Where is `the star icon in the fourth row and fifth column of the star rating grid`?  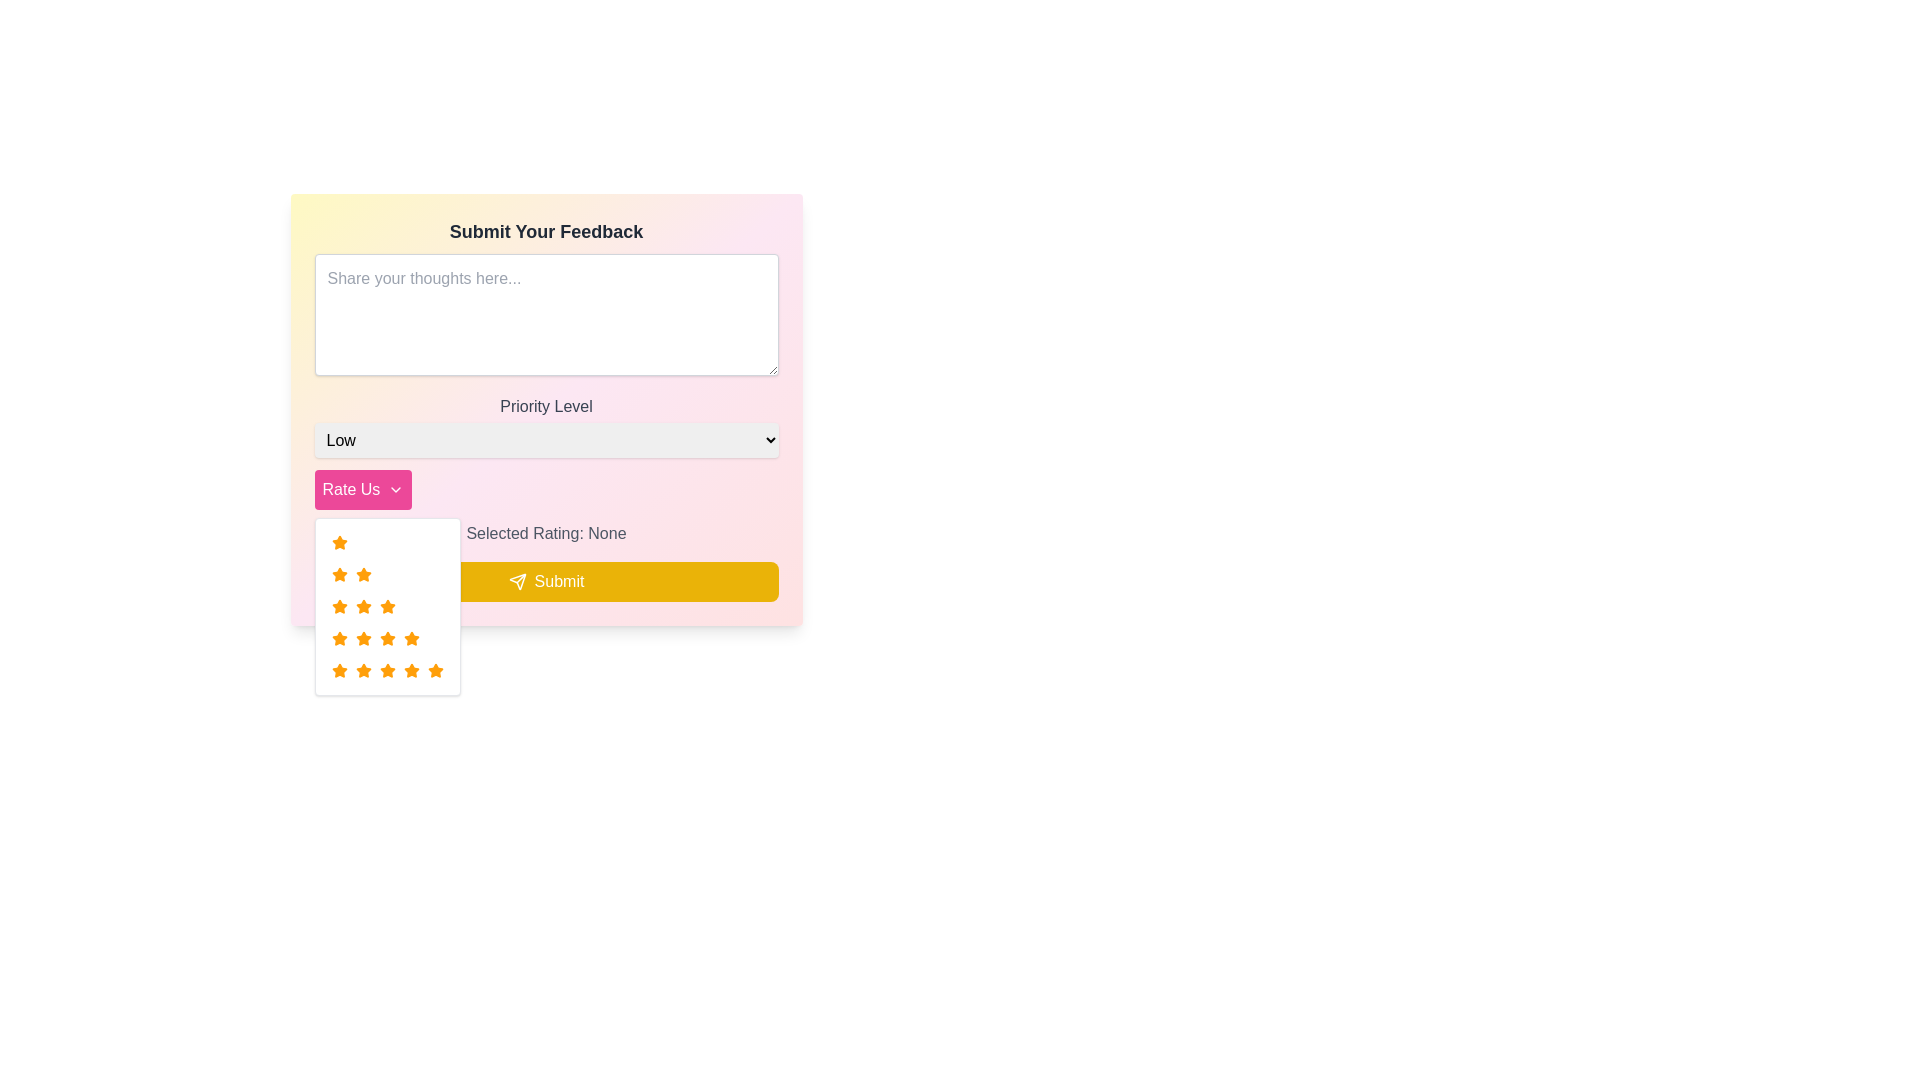
the star icon in the fourth row and fifth column of the star rating grid is located at coordinates (387, 670).